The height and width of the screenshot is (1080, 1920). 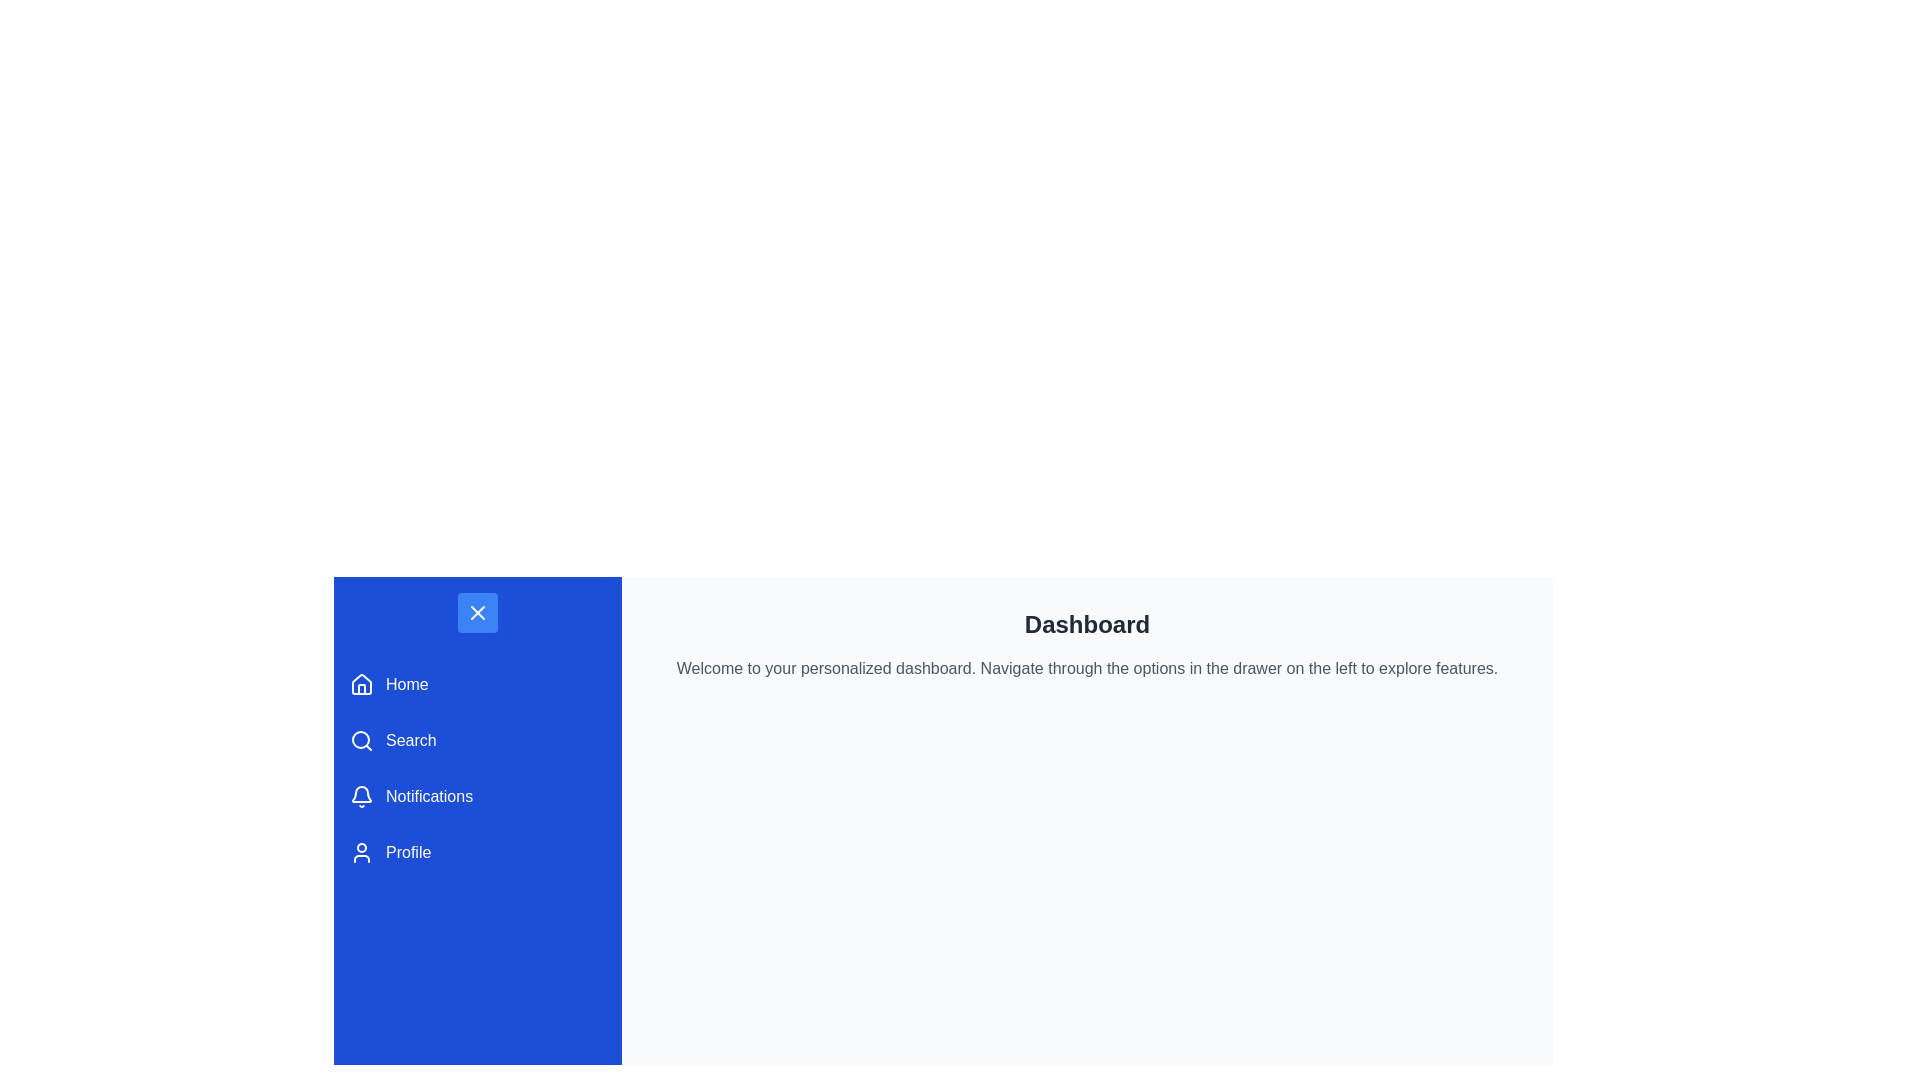 I want to click on the 'Home' label in the sidebar menu, which indicates the navigation option for home, so click(x=406, y=684).